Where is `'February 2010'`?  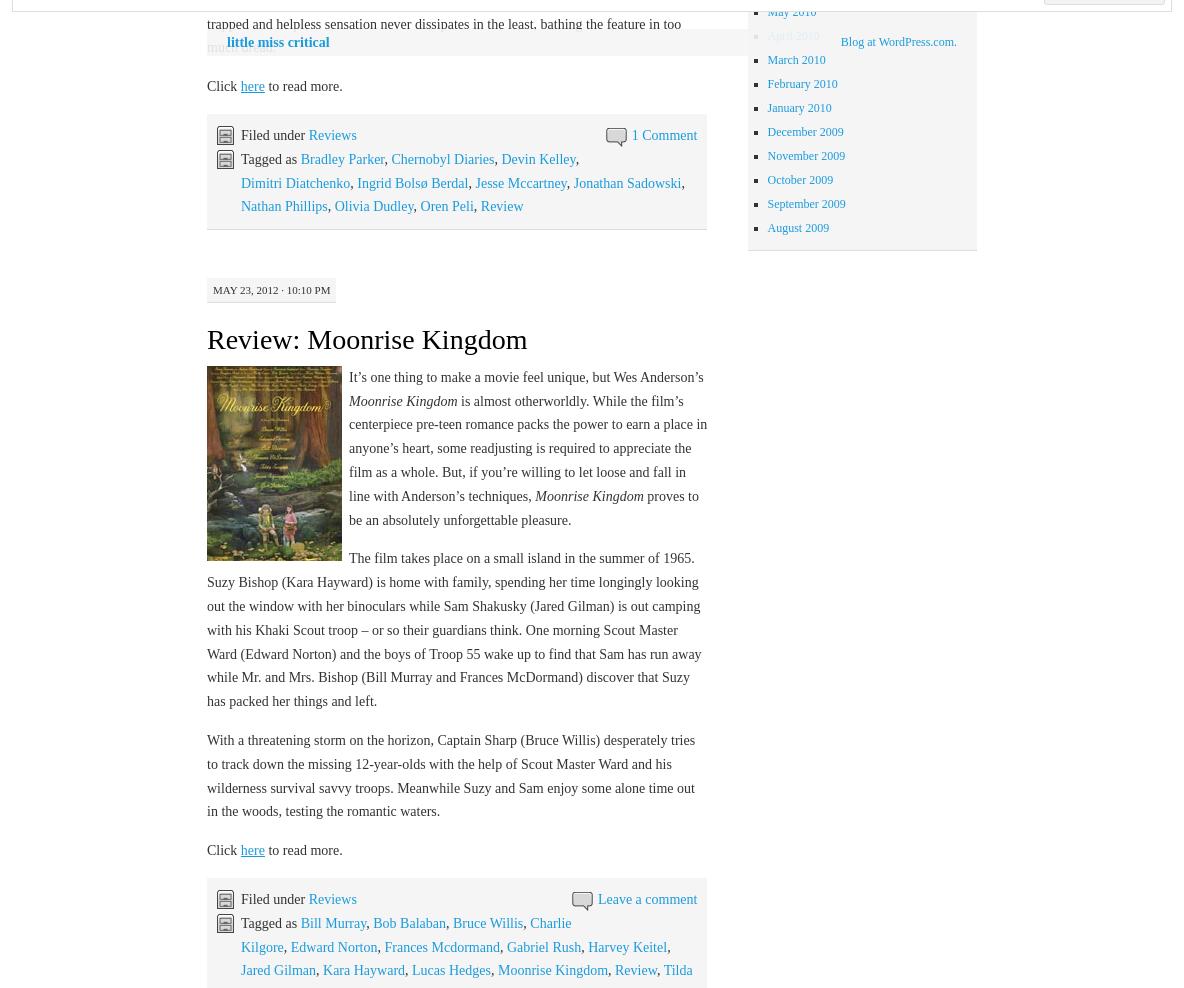 'February 2010' is located at coordinates (801, 82).